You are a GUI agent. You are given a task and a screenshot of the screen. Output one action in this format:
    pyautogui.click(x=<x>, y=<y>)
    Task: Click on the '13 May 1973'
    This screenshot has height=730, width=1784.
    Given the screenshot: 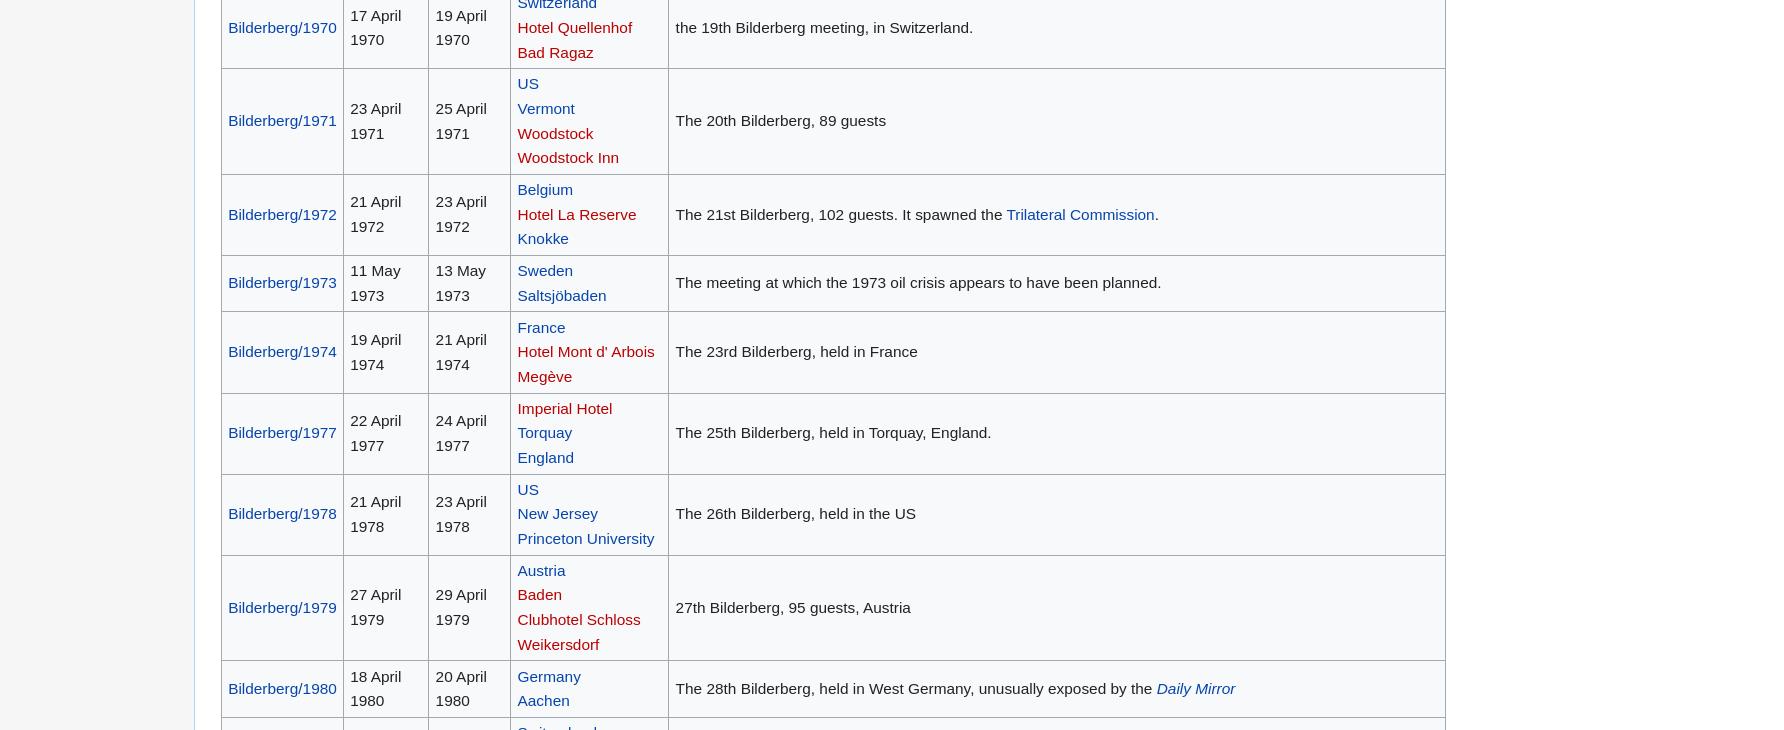 What is the action you would take?
    pyautogui.click(x=460, y=282)
    